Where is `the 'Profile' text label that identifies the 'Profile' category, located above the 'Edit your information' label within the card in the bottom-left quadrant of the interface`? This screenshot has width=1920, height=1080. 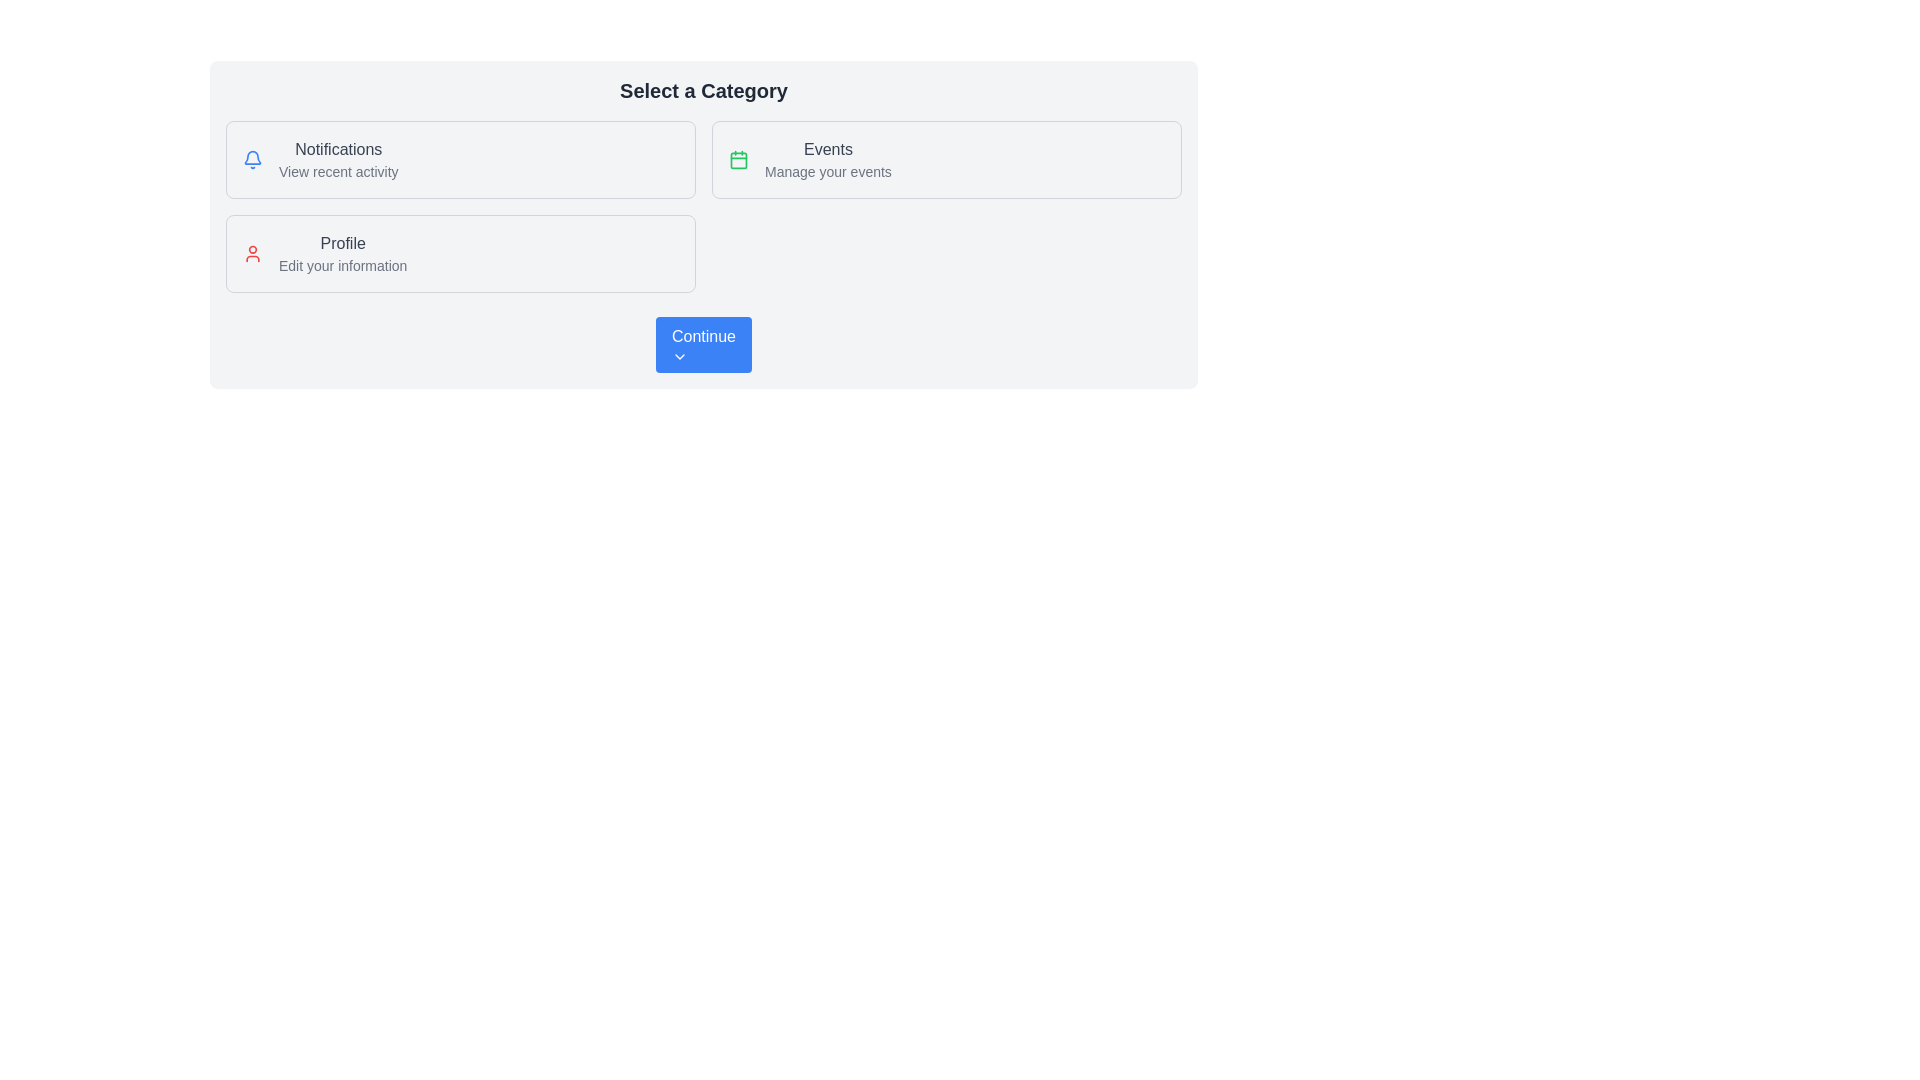
the 'Profile' text label that identifies the 'Profile' category, located above the 'Edit your information' label within the card in the bottom-left quadrant of the interface is located at coordinates (343, 242).